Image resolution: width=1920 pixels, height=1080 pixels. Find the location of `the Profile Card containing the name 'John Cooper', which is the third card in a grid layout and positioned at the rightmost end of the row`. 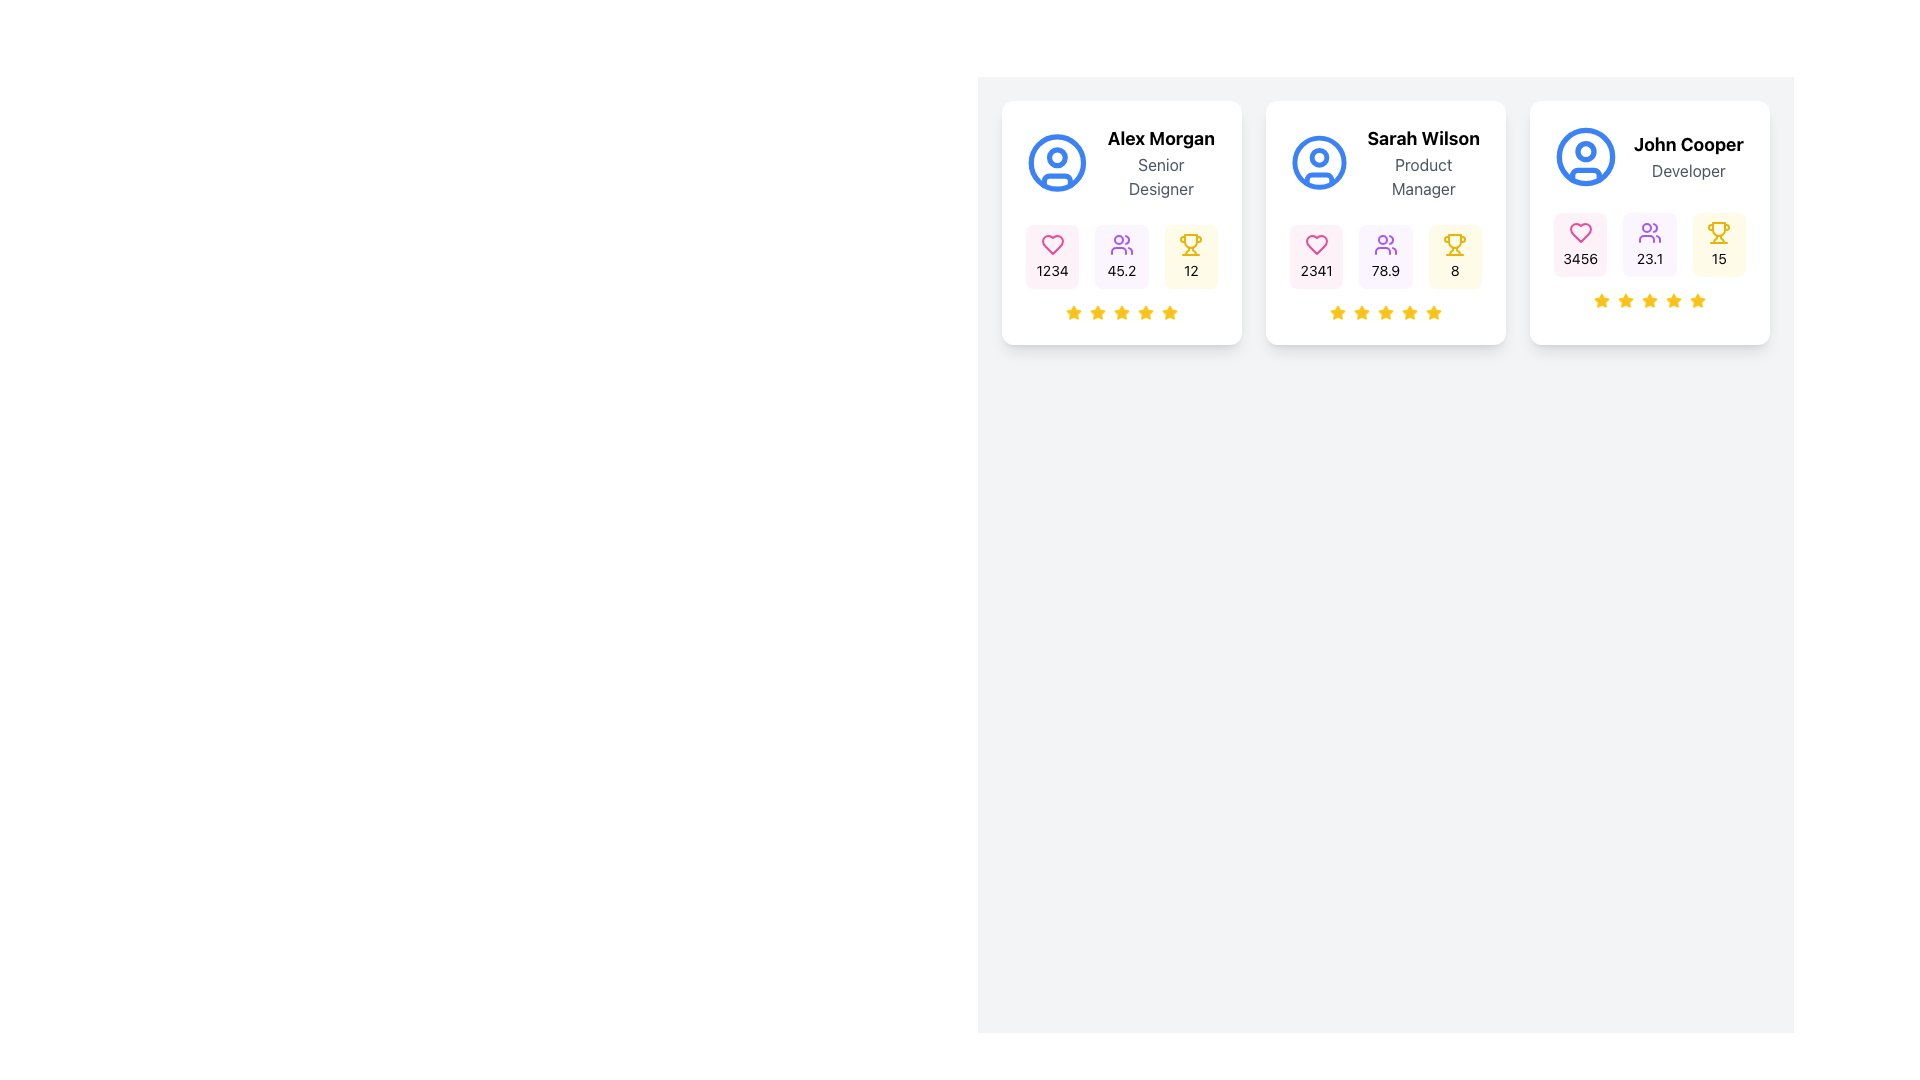

the Profile Card containing the name 'John Cooper', which is the third card in a grid layout and positioned at the rightmost end of the row is located at coordinates (1650, 223).